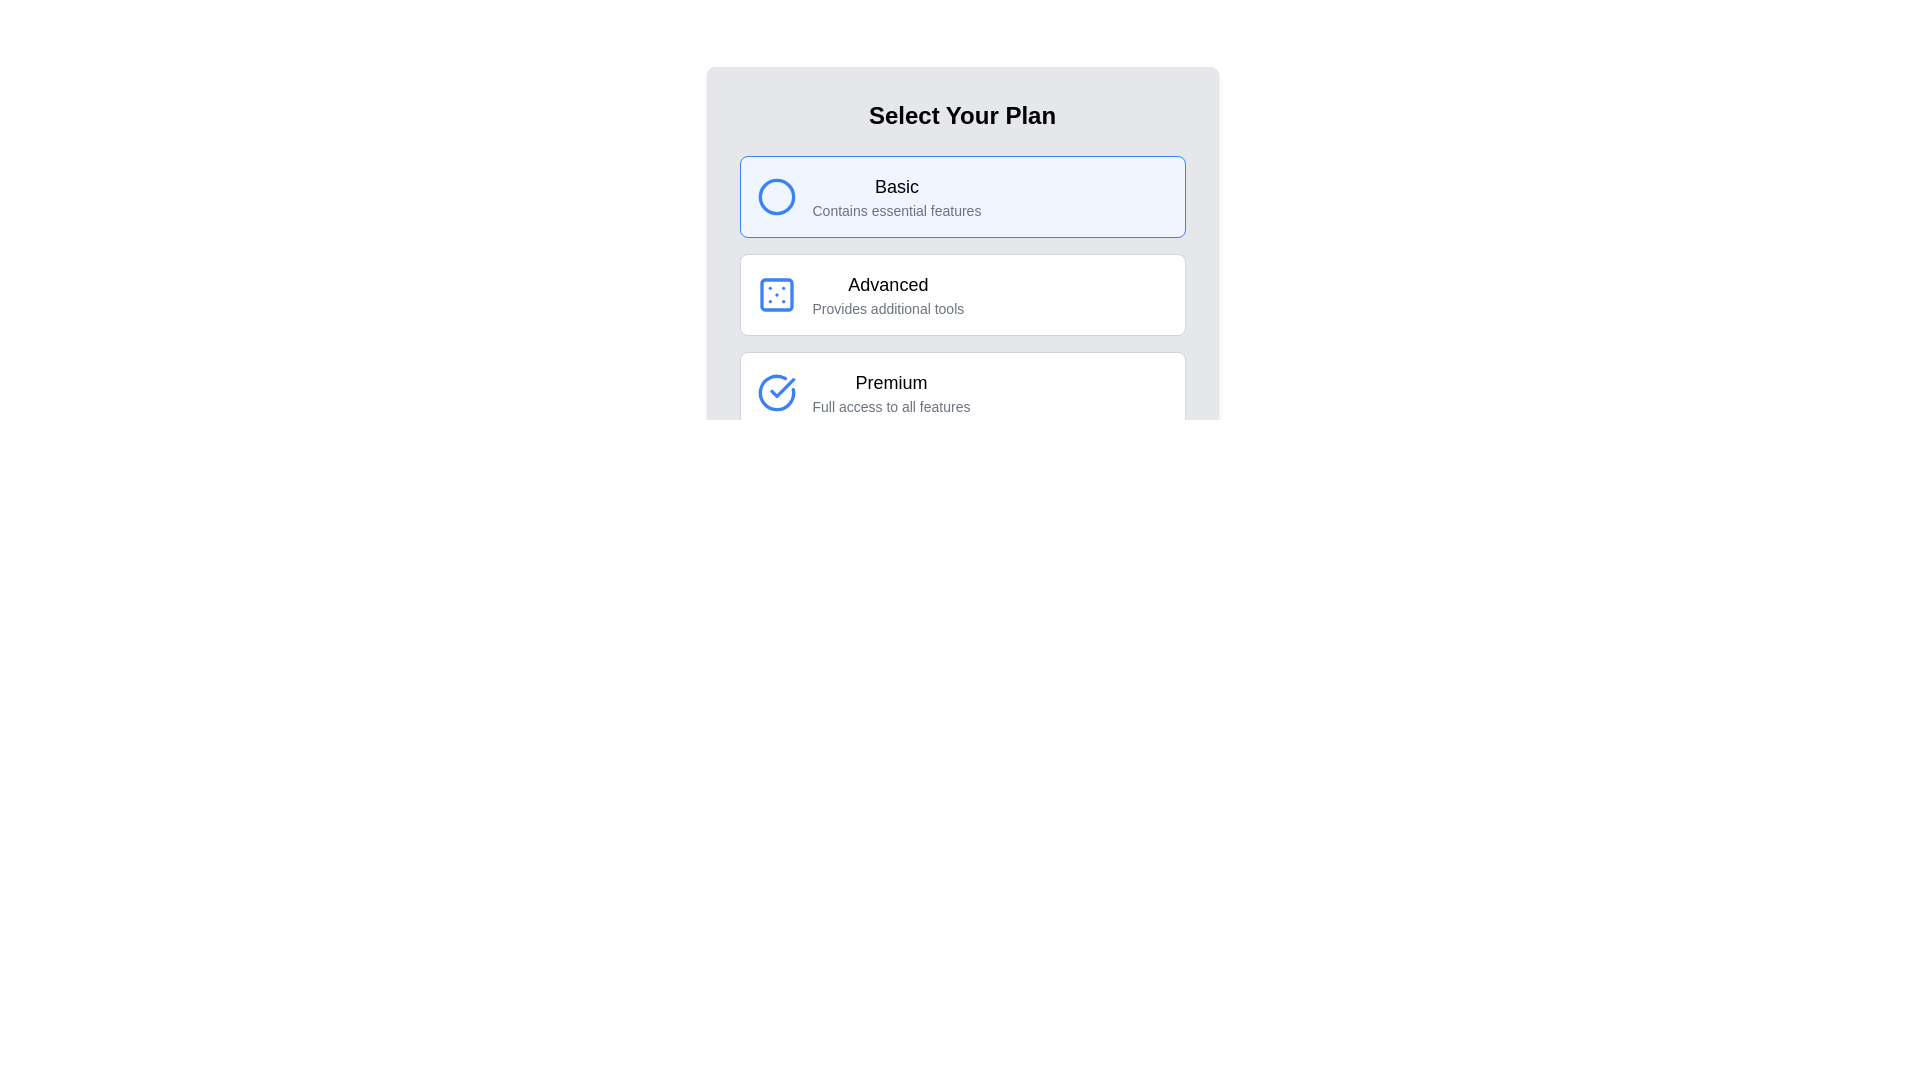 This screenshot has height=1080, width=1920. I want to click on the 'Premium' plan card, which is the third option in a vertically stacked list of plan selection cards, so click(962, 393).